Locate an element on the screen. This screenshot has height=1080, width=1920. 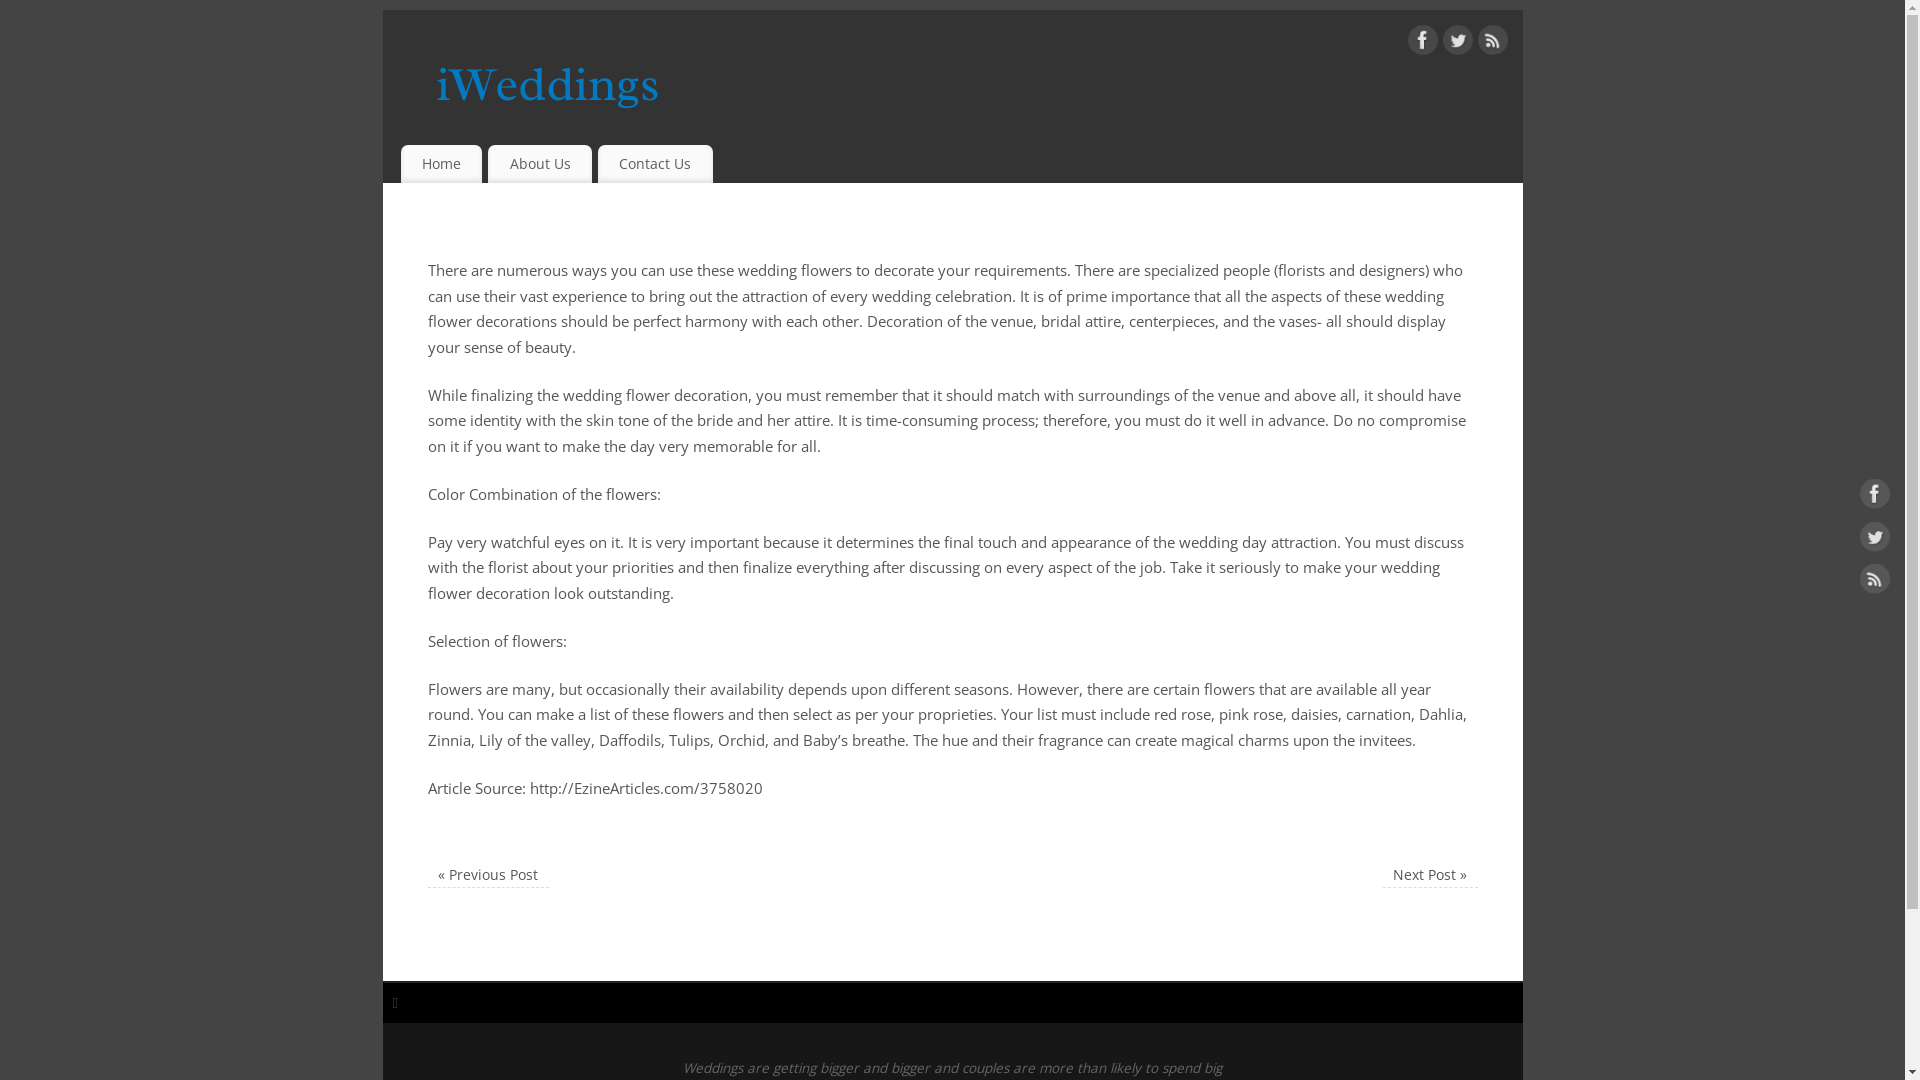
'Facebook' is located at coordinates (1421, 43).